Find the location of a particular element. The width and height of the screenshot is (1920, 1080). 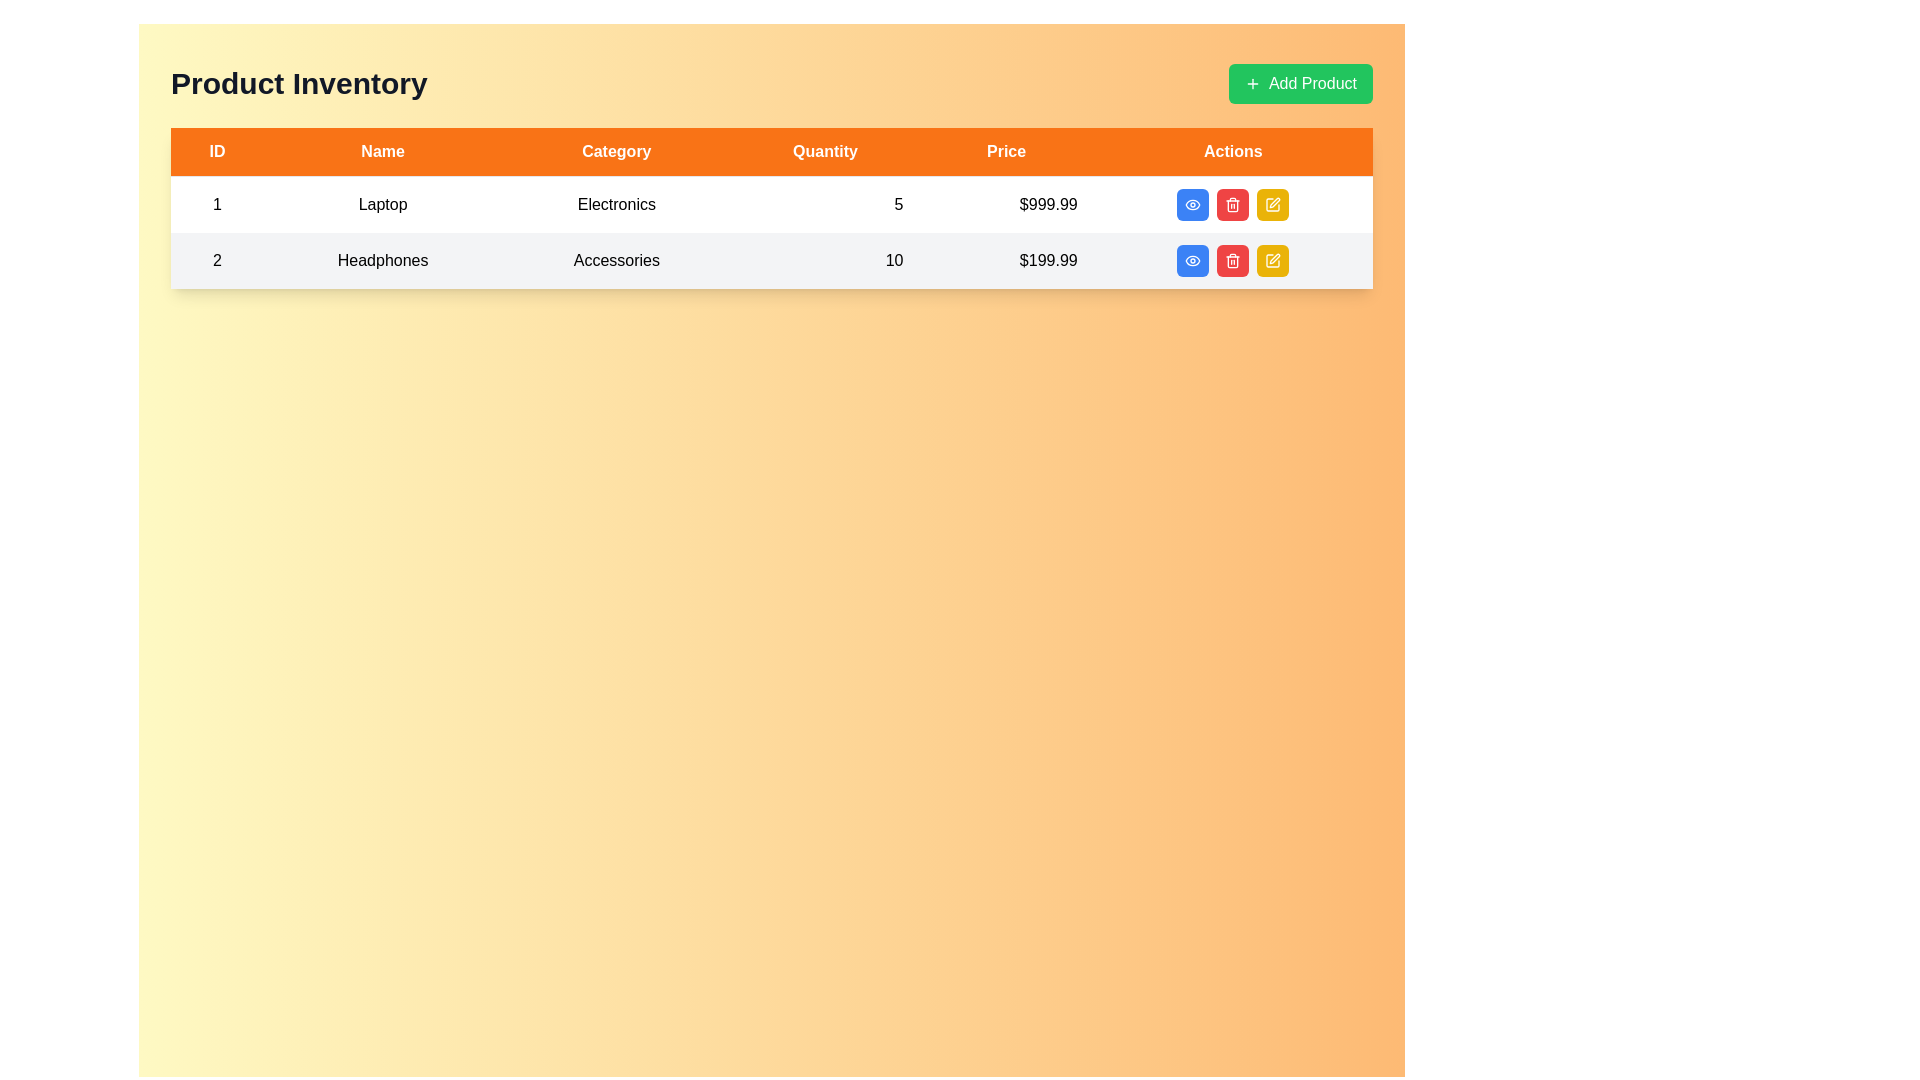

text content of the 'ID' Table Header Cell, which is the first column header in the table structure is located at coordinates (217, 151).